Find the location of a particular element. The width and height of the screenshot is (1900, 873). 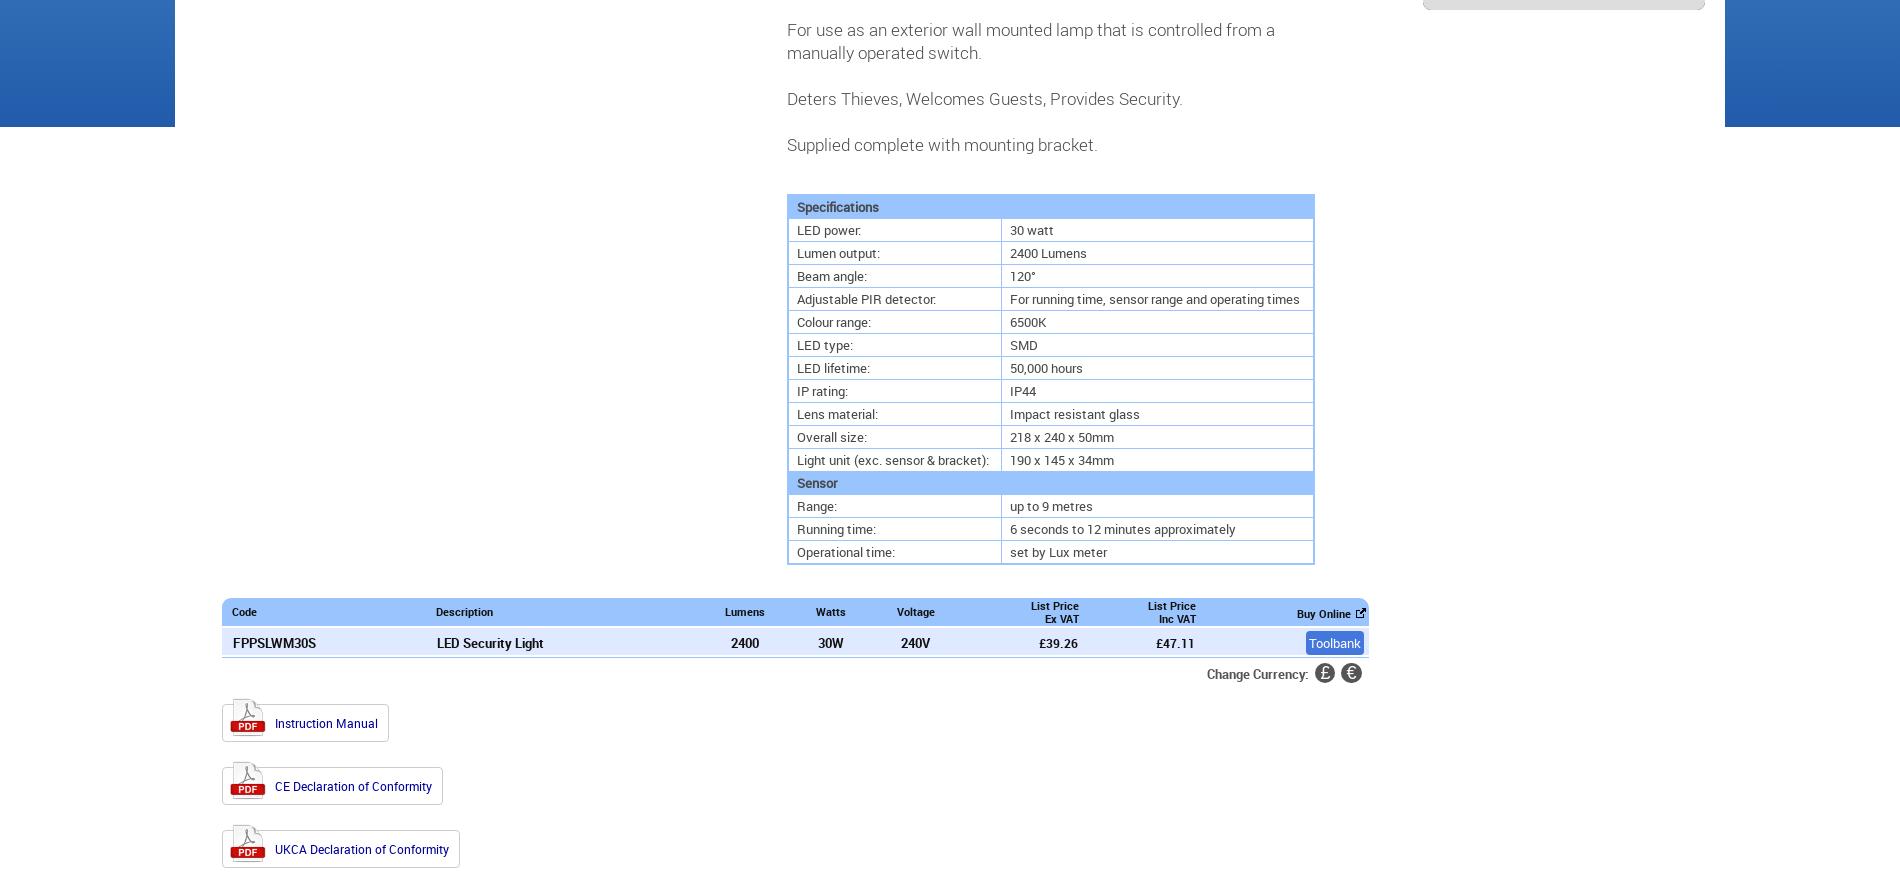

'Supplied complete with mounting bracket.' is located at coordinates (941, 143).